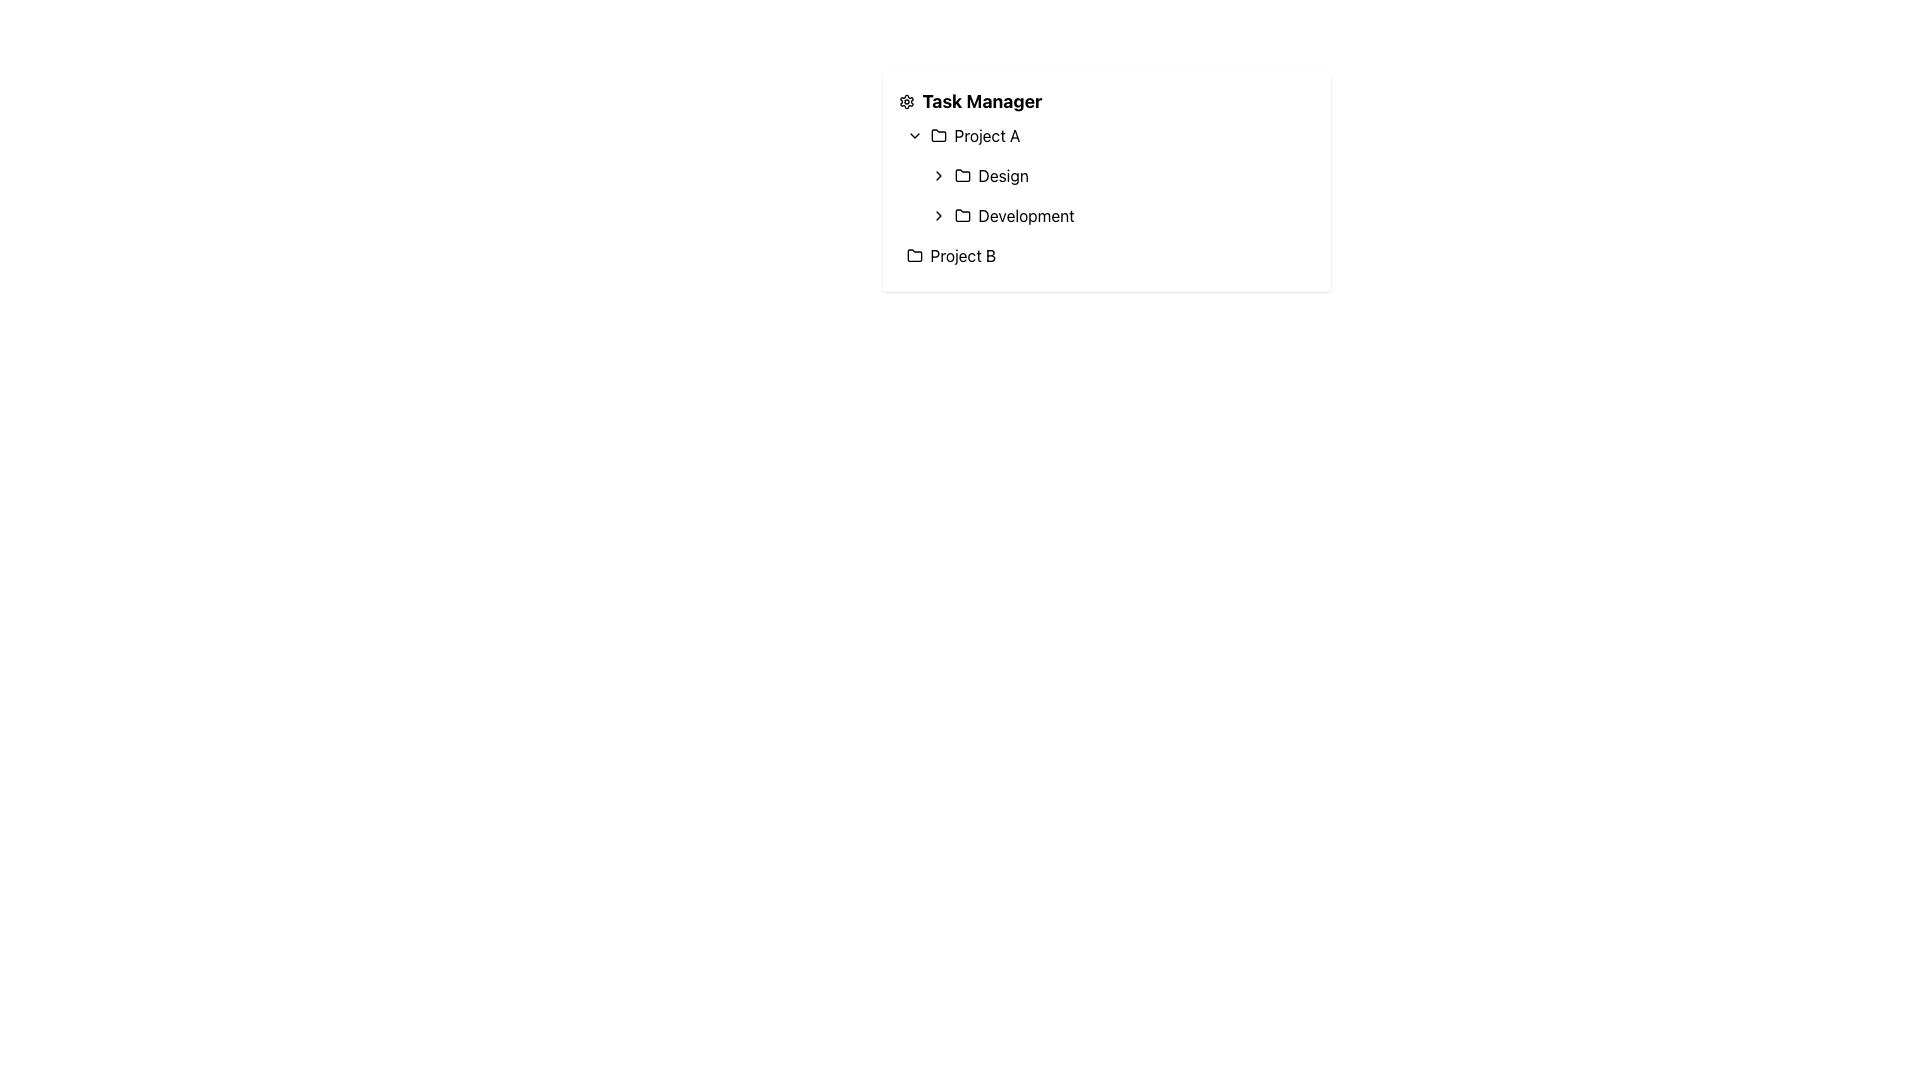  What do you see at coordinates (913, 254) in the screenshot?
I see `the folder icon located to the left of the text 'Project B', which serves as a visual indicator for the item` at bounding box center [913, 254].